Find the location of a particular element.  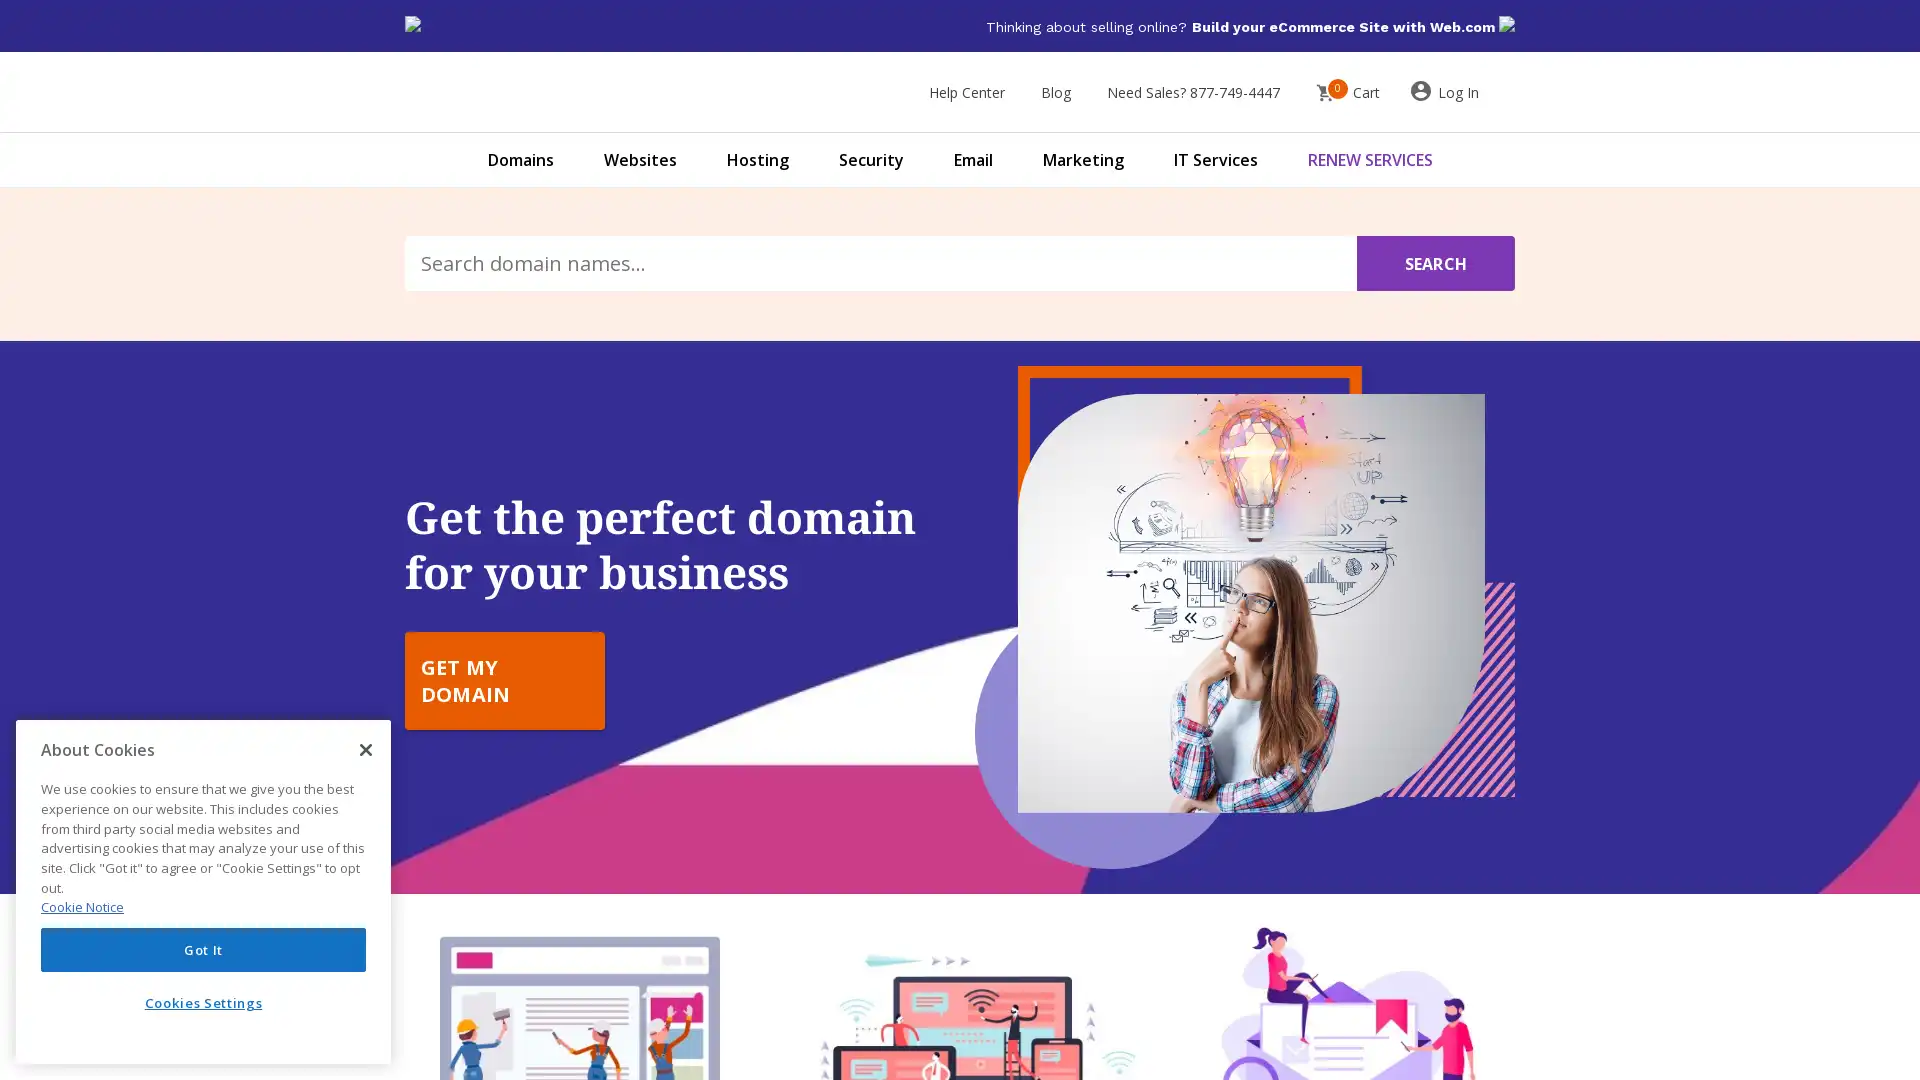

Got It is located at coordinates (203, 948).